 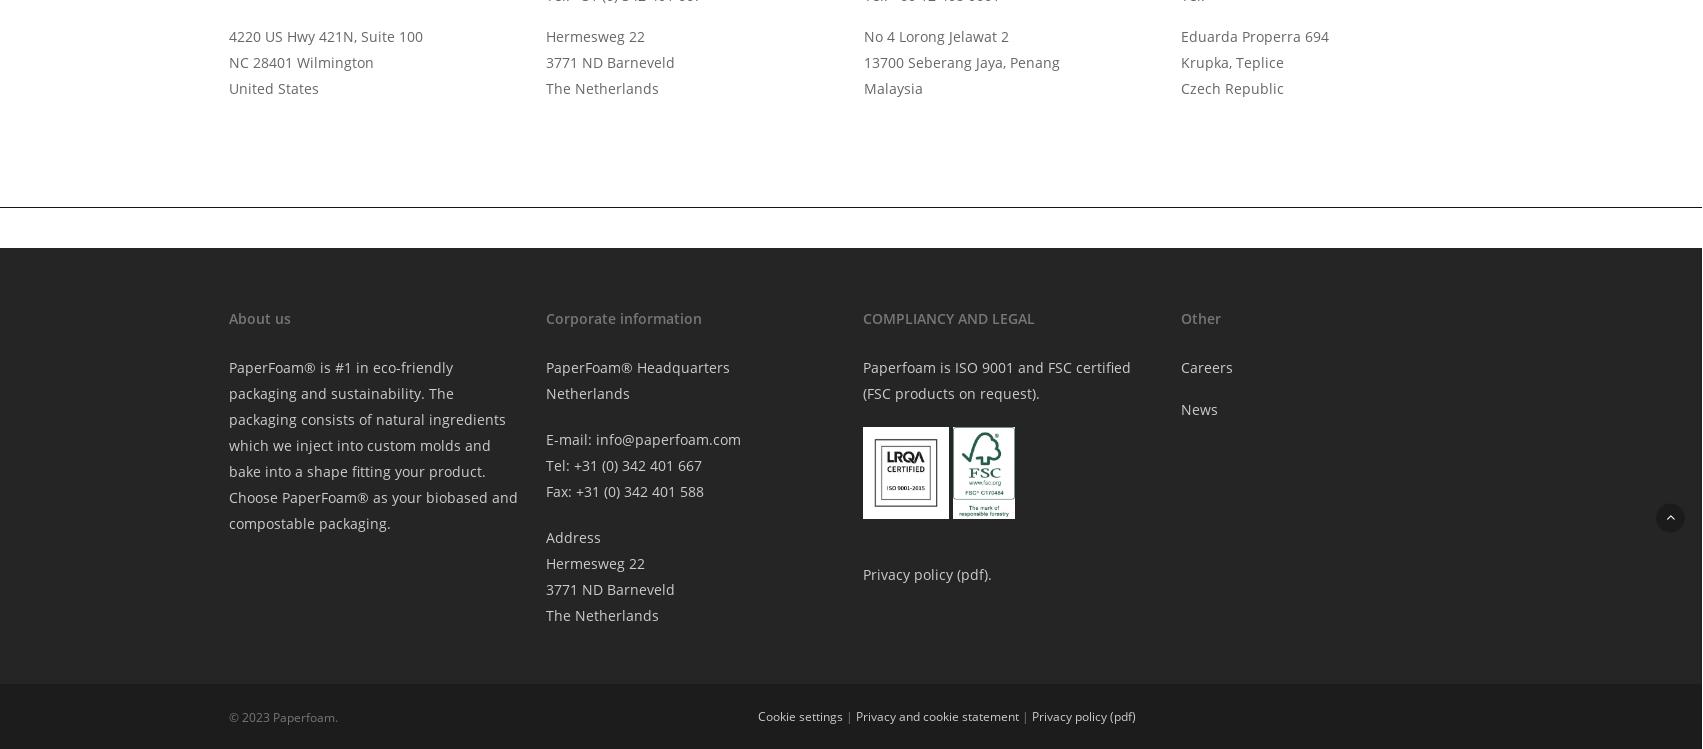 What do you see at coordinates (1198, 316) in the screenshot?
I see `'Other'` at bounding box center [1198, 316].